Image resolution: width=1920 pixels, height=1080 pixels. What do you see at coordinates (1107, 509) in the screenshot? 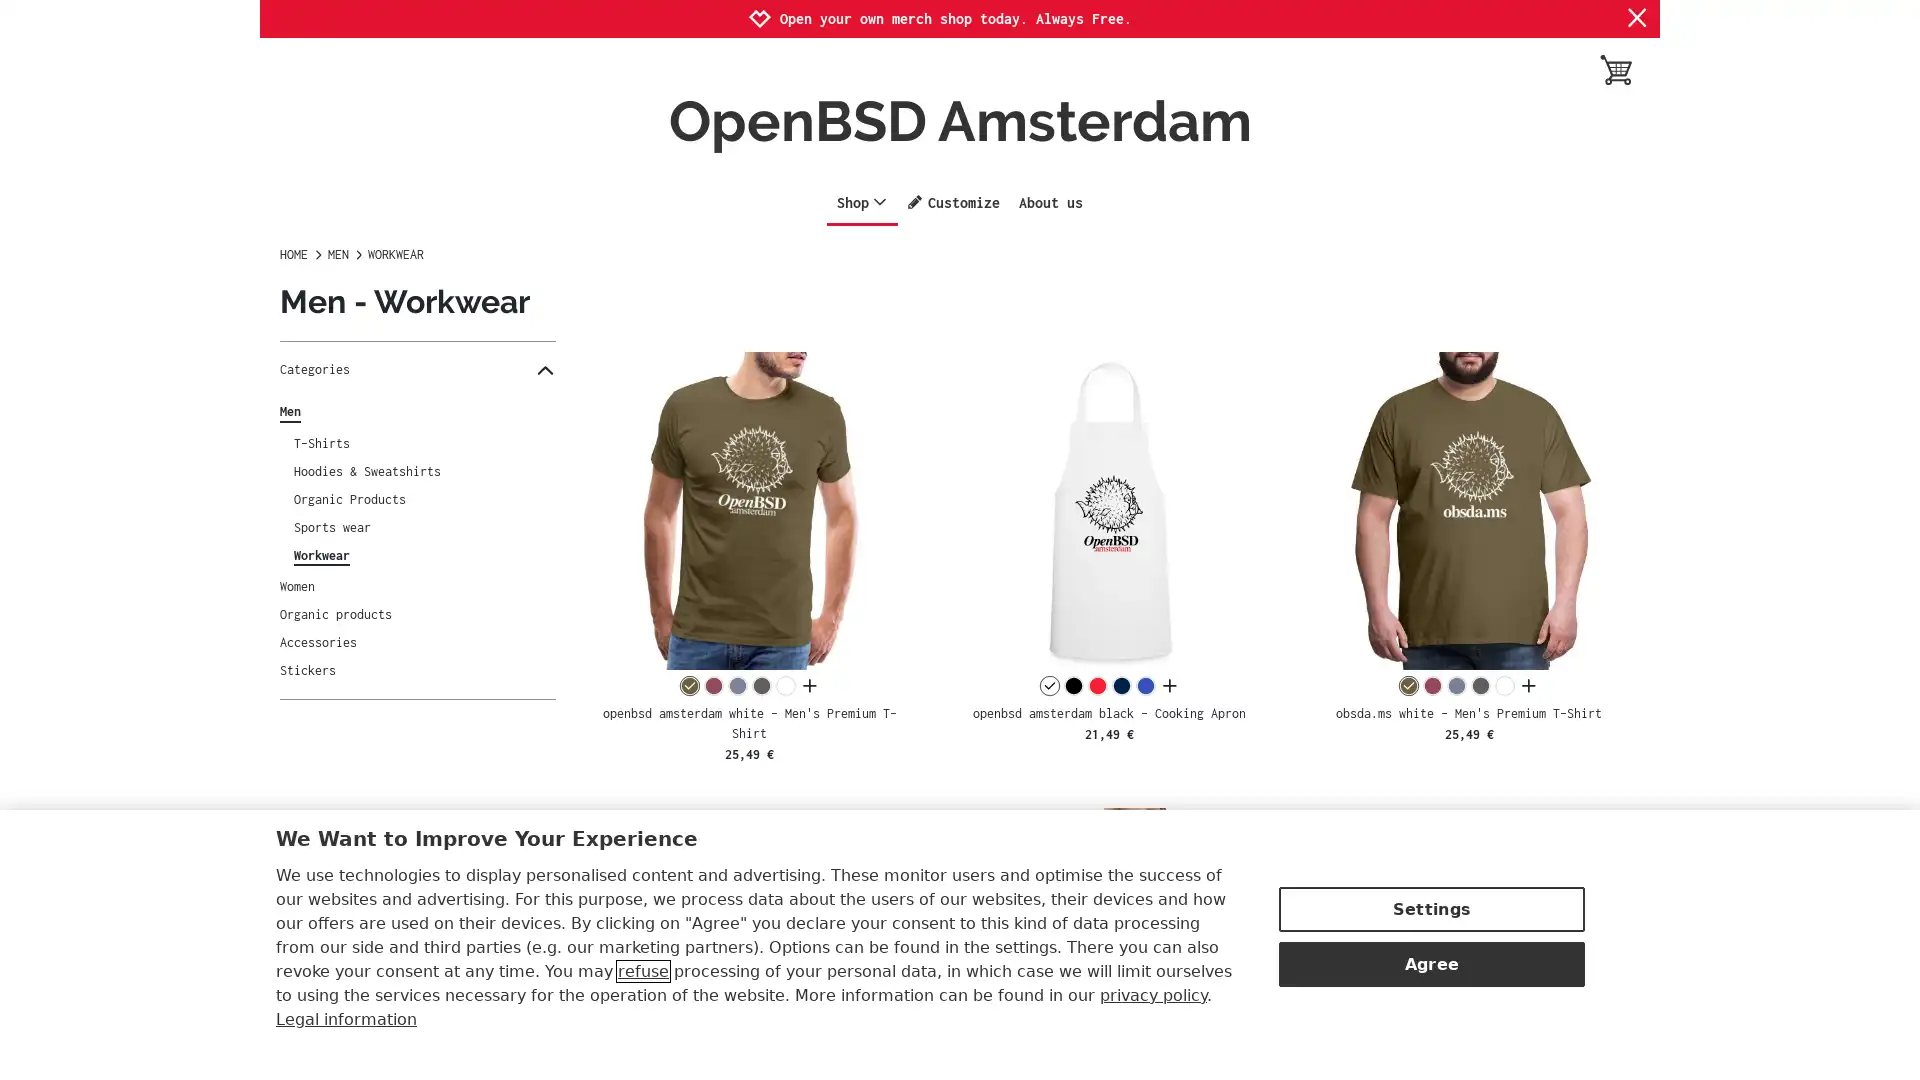
I see `openbsd amsterdam black - Cooking Apron` at bounding box center [1107, 509].